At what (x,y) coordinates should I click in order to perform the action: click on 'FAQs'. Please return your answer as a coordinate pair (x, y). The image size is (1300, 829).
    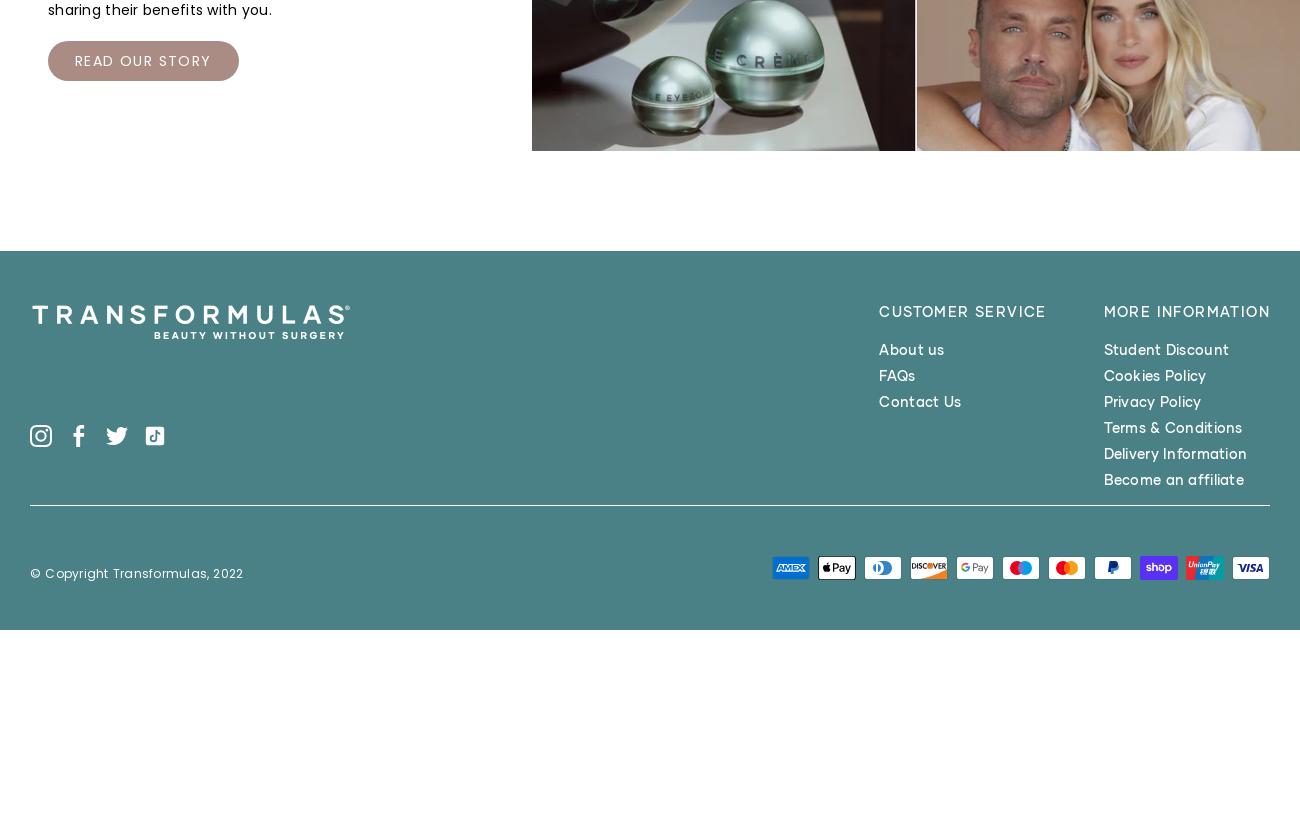
    Looking at the image, I should click on (895, 373).